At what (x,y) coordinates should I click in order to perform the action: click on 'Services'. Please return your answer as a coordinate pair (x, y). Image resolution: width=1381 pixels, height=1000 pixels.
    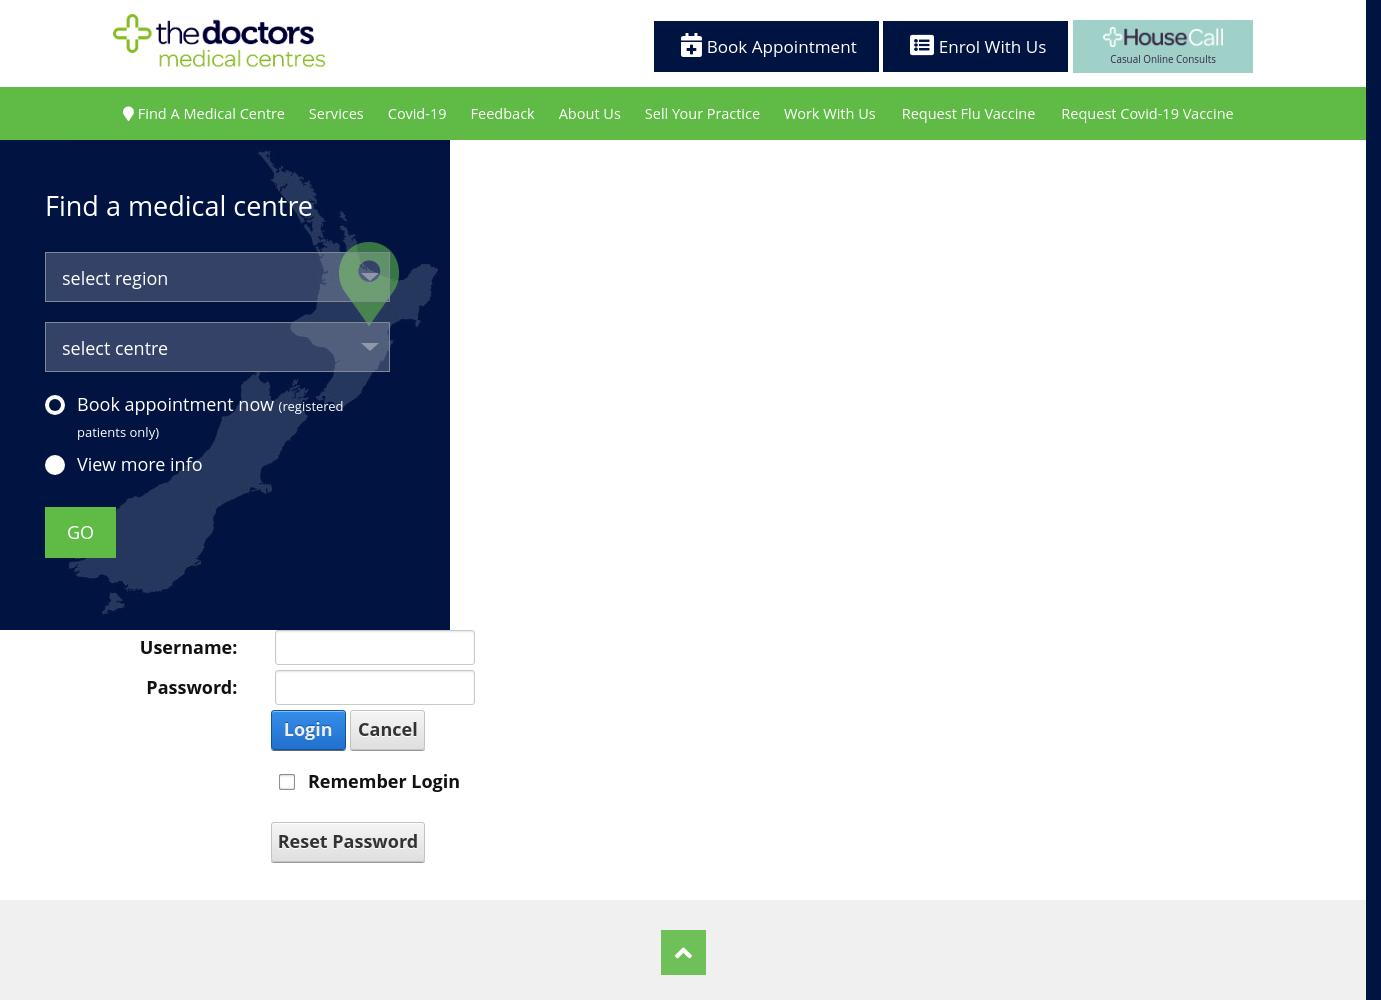
    Looking at the image, I should click on (334, 111).